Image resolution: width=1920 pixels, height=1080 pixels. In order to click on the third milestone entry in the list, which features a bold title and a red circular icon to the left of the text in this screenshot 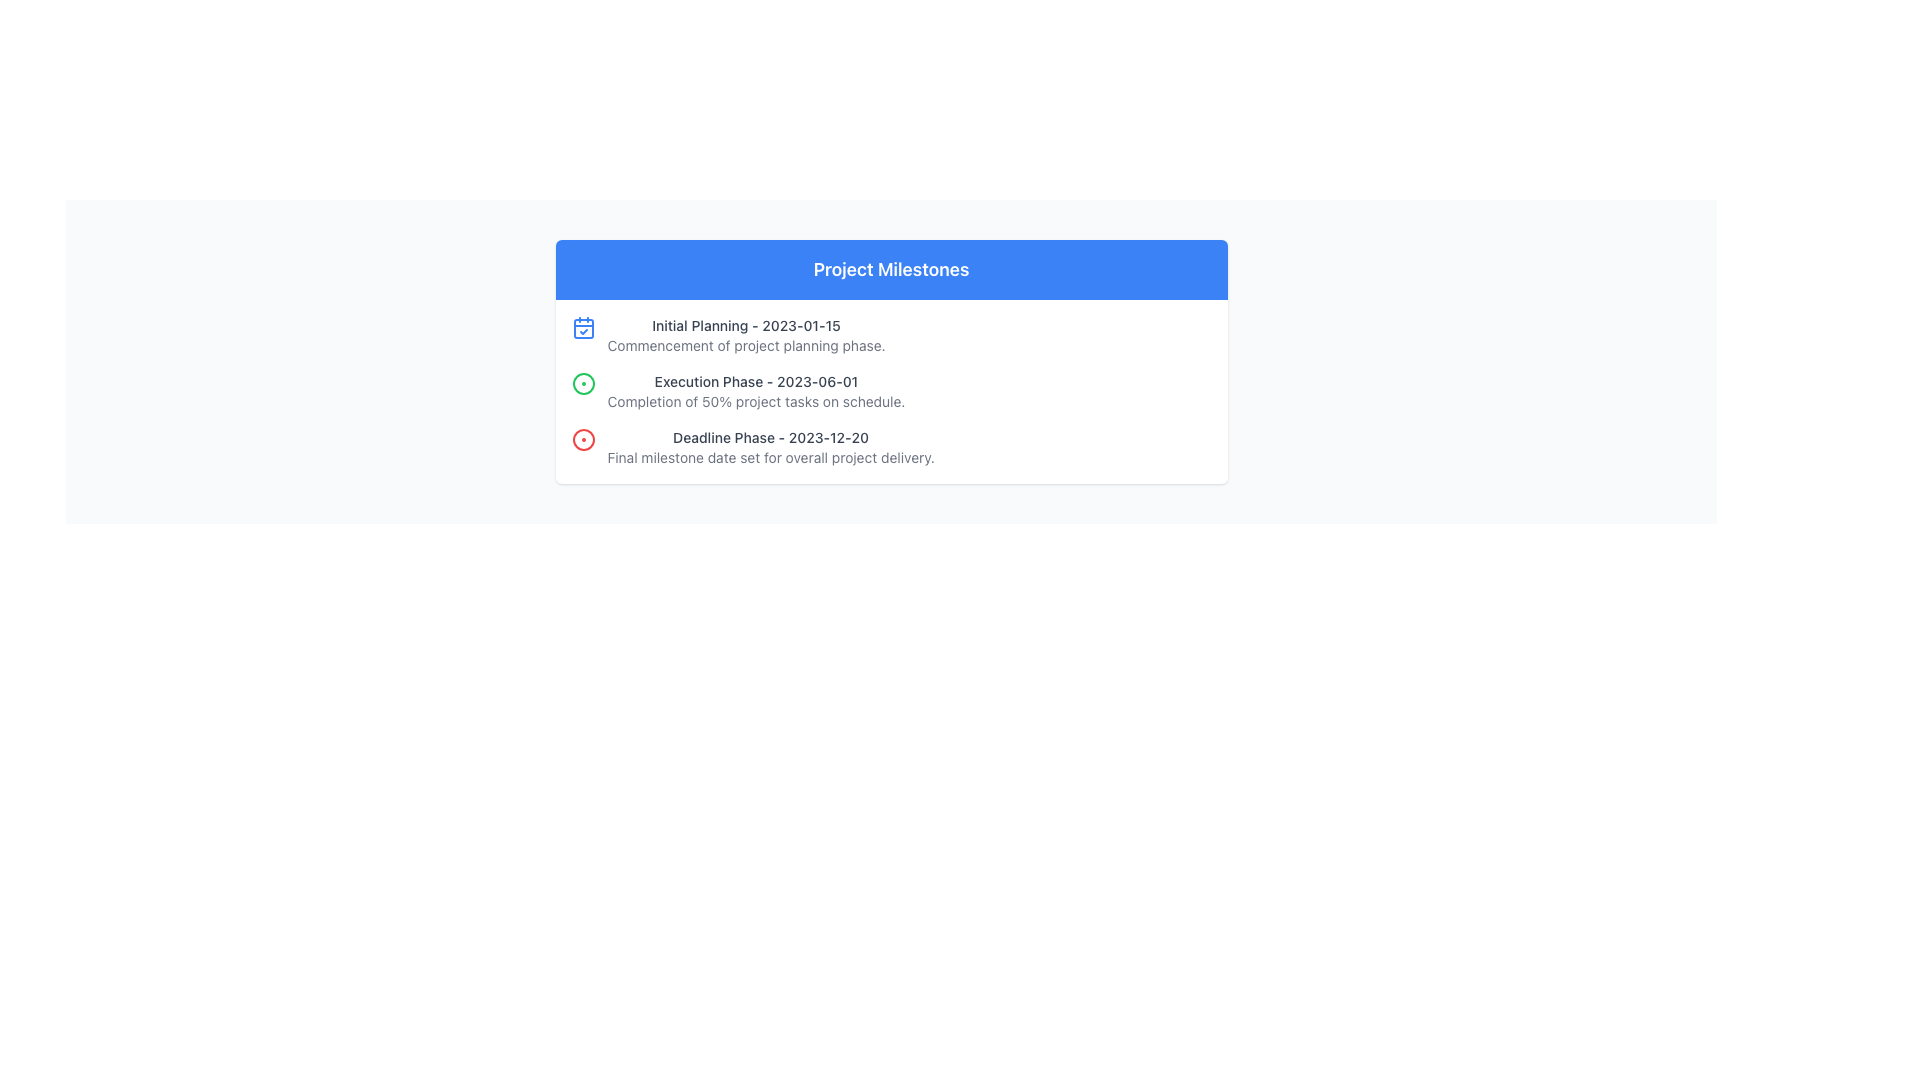, I will do `click(890, 446)`.